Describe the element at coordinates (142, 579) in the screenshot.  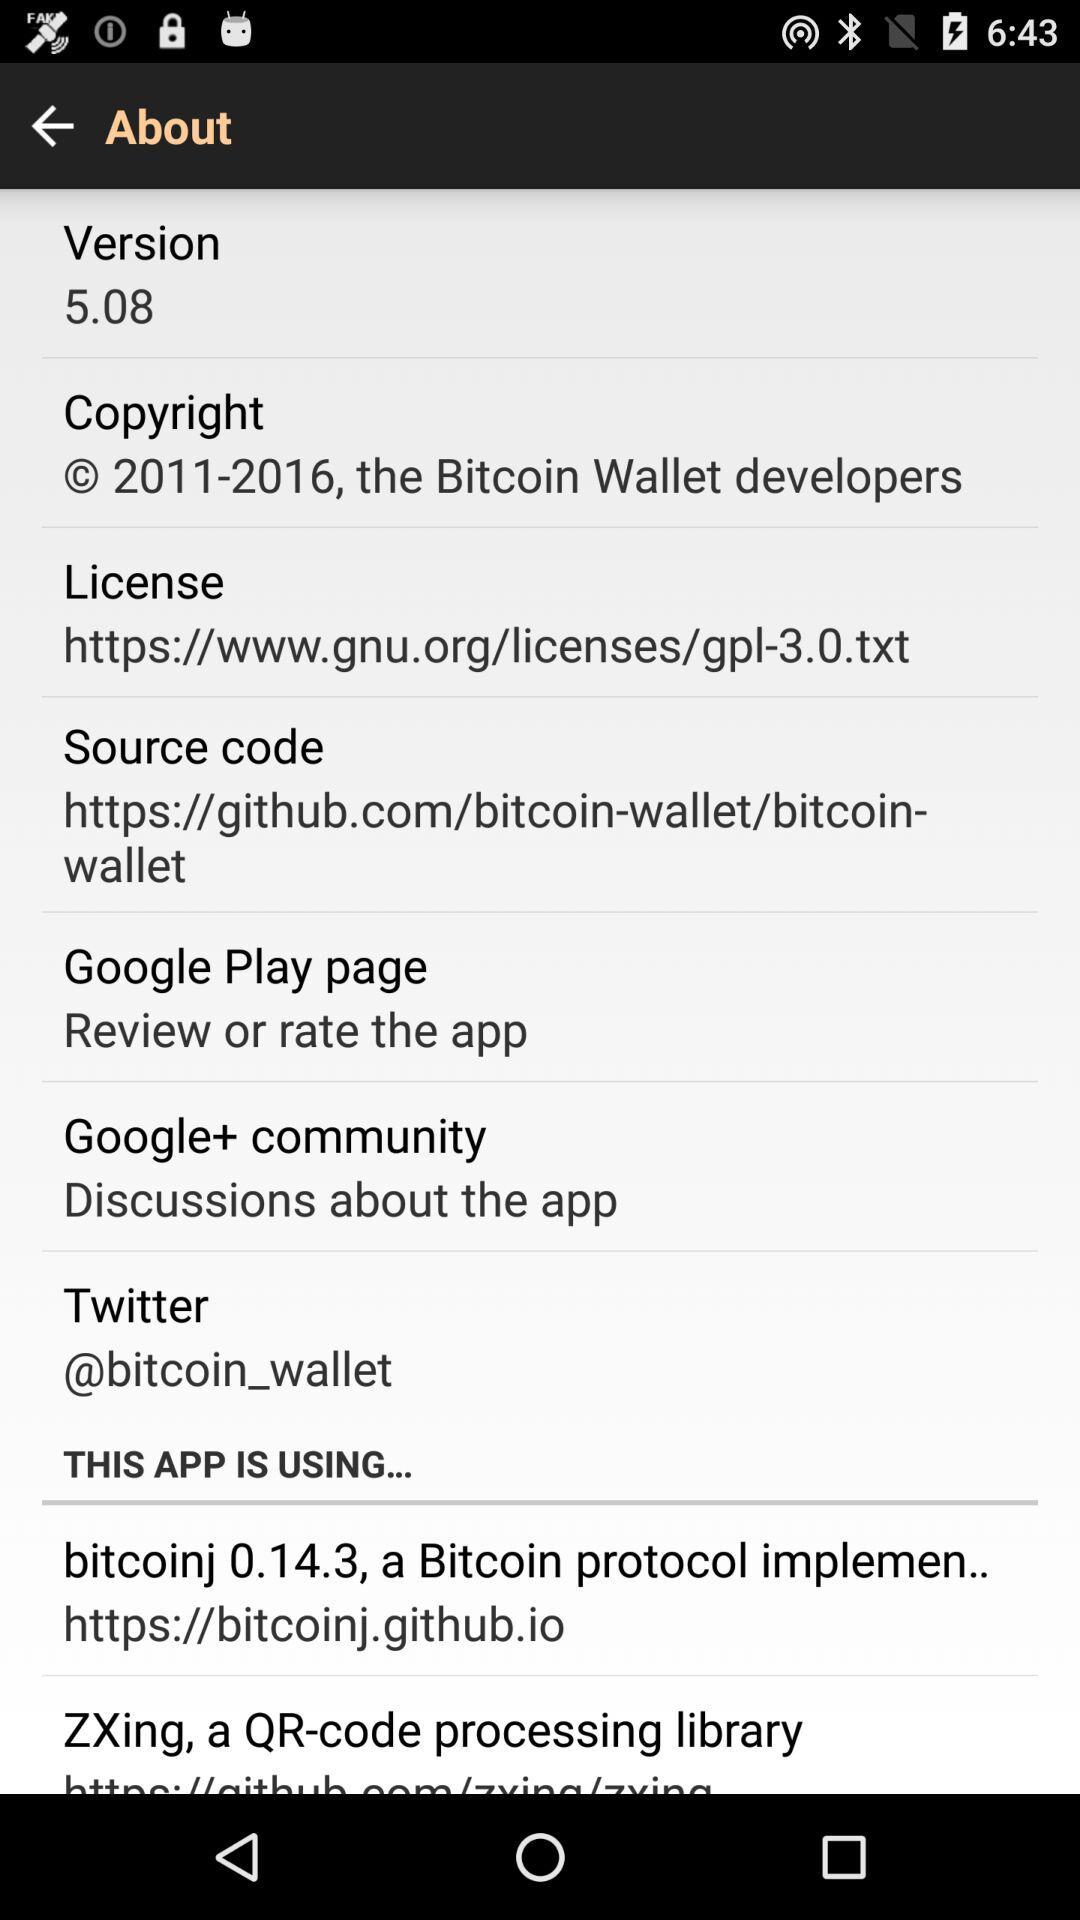
I see `app above https www gnu icon` at that location.